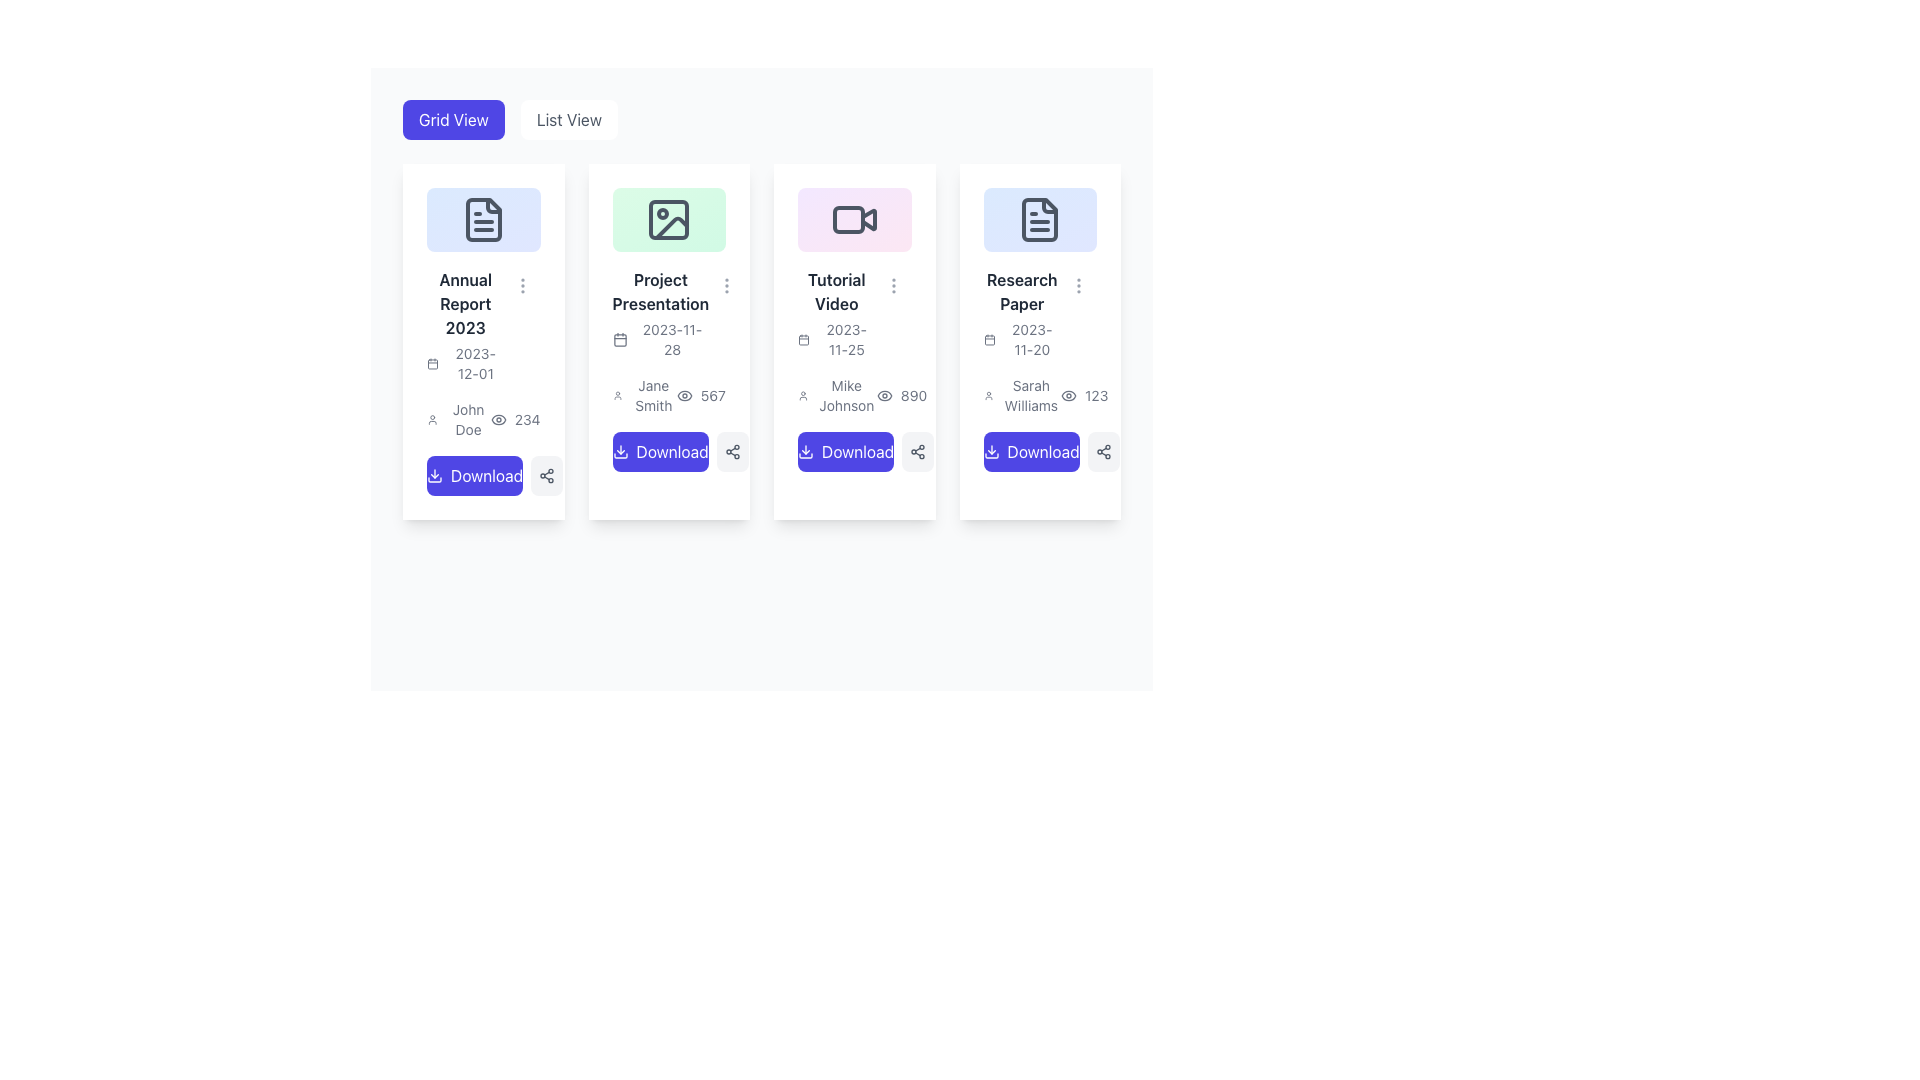 Image resolution: width=1920 pixels, height=1080 pixels. What do you see at coordinates (837, 395) in the screenshot?
I see `the text label 'Mike Johnson' located in the lower portion of the third card from the left, above the 'Download' button and beside the eye icon` at bounding box center [837, 395].